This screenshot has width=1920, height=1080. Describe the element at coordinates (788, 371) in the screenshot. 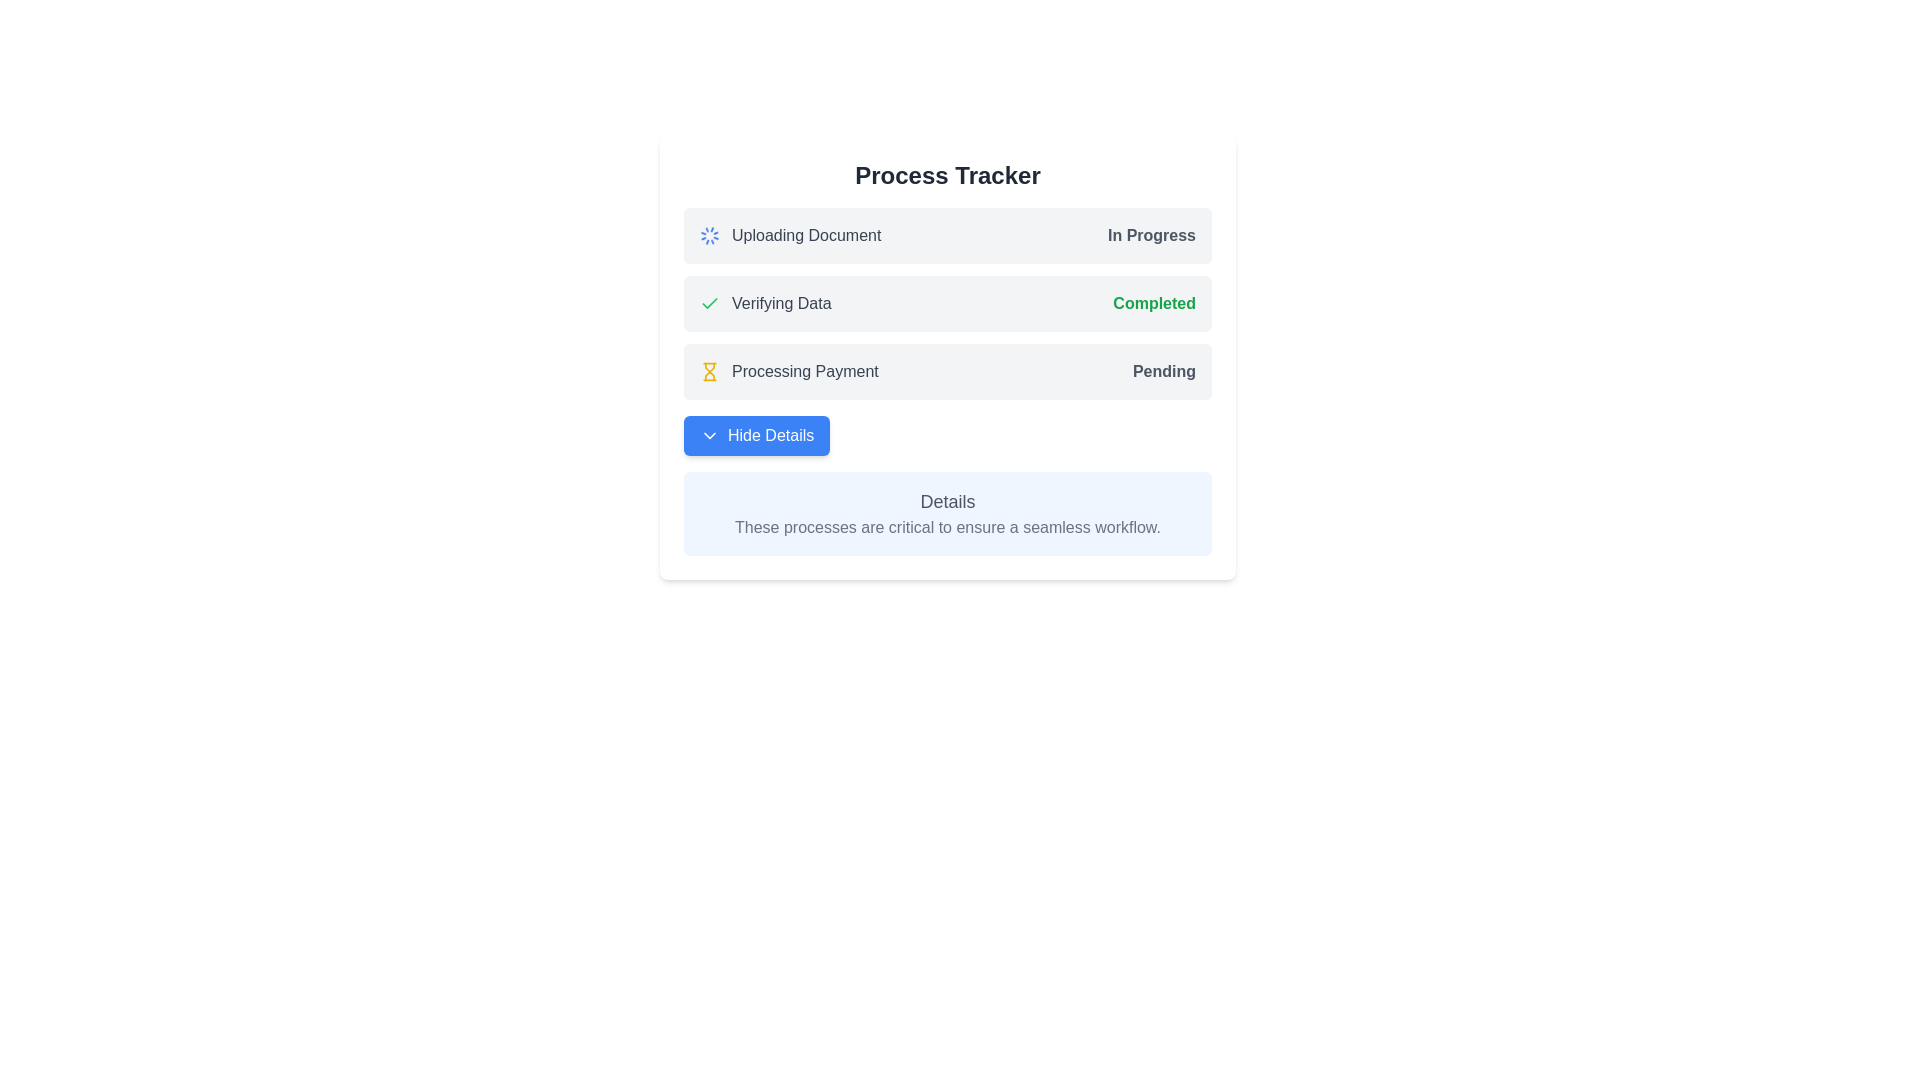

I see `the 'Processing Payment' text label with the hourglass icon, which is located in the third row of the 'Process Tracker' section` at that location.